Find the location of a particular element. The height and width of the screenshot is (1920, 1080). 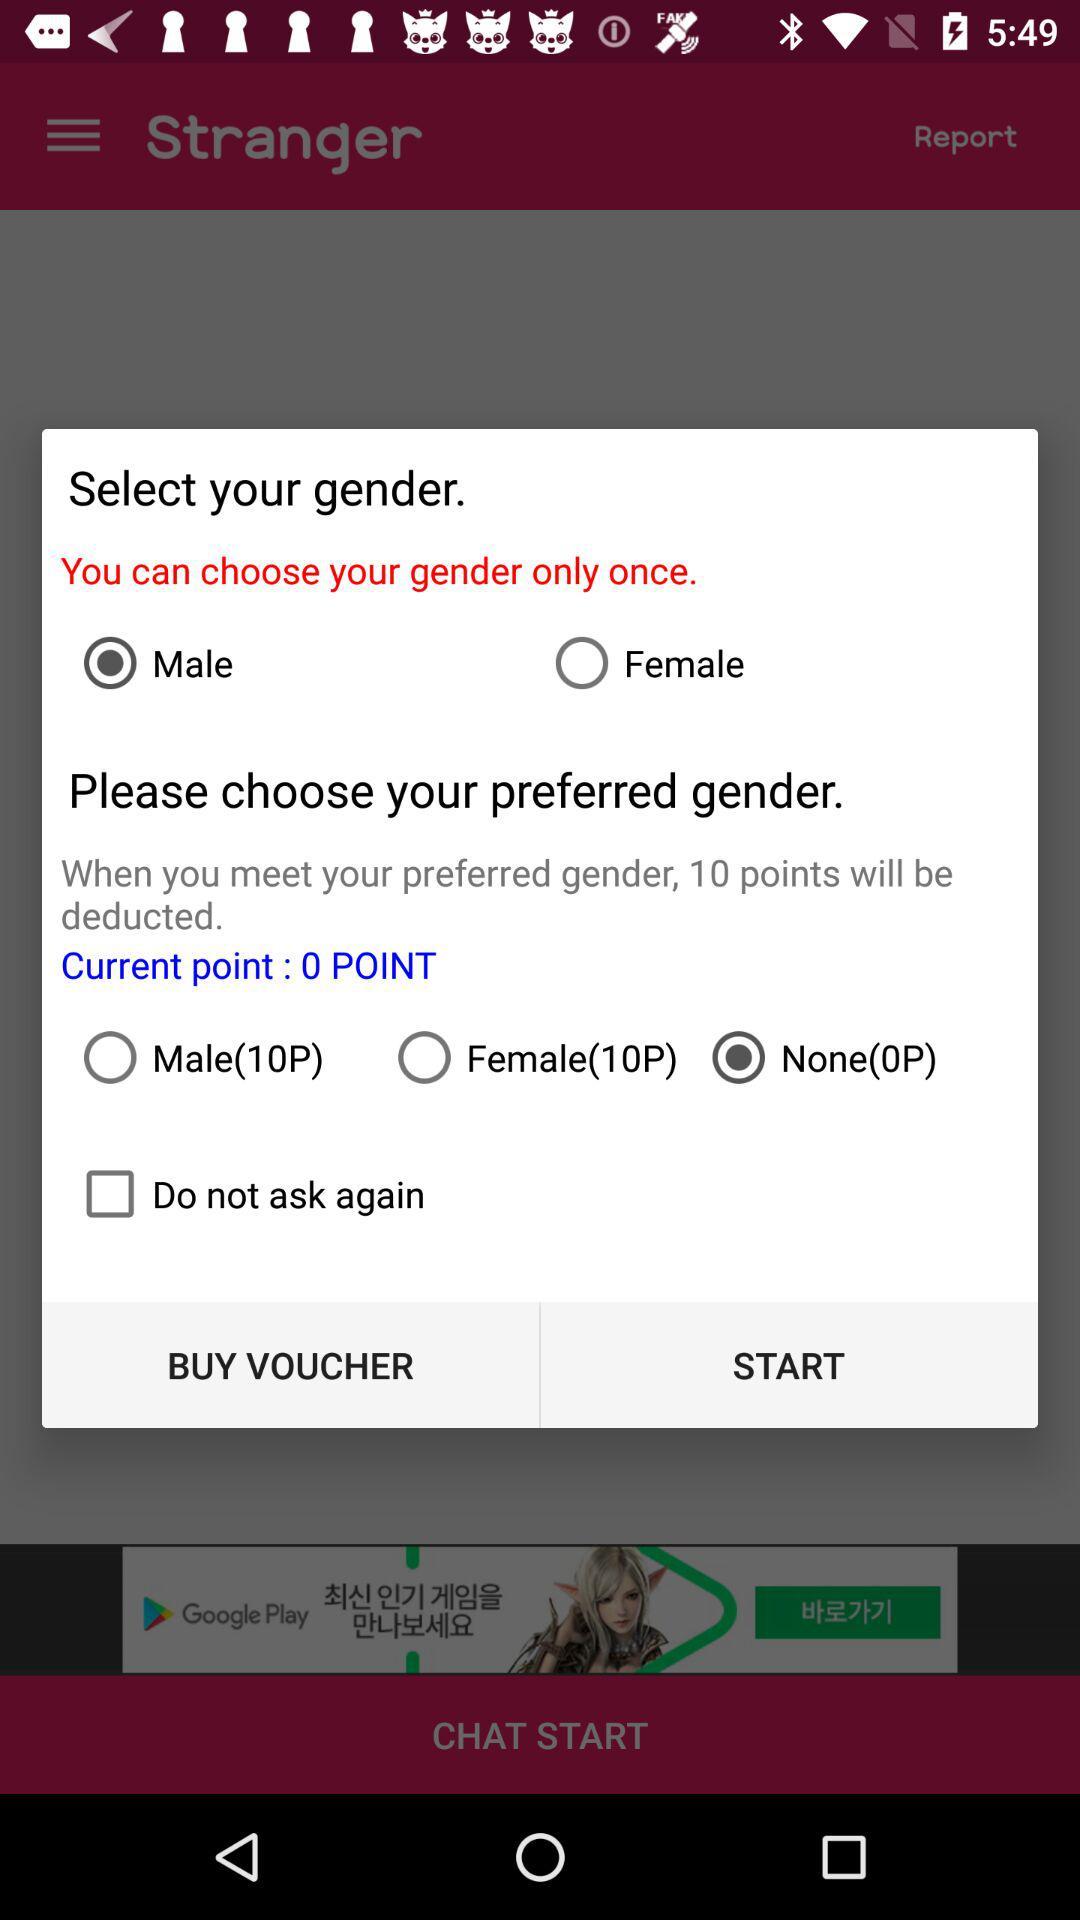

item below the current point 0 icon is located at coordinates (225, 1056).